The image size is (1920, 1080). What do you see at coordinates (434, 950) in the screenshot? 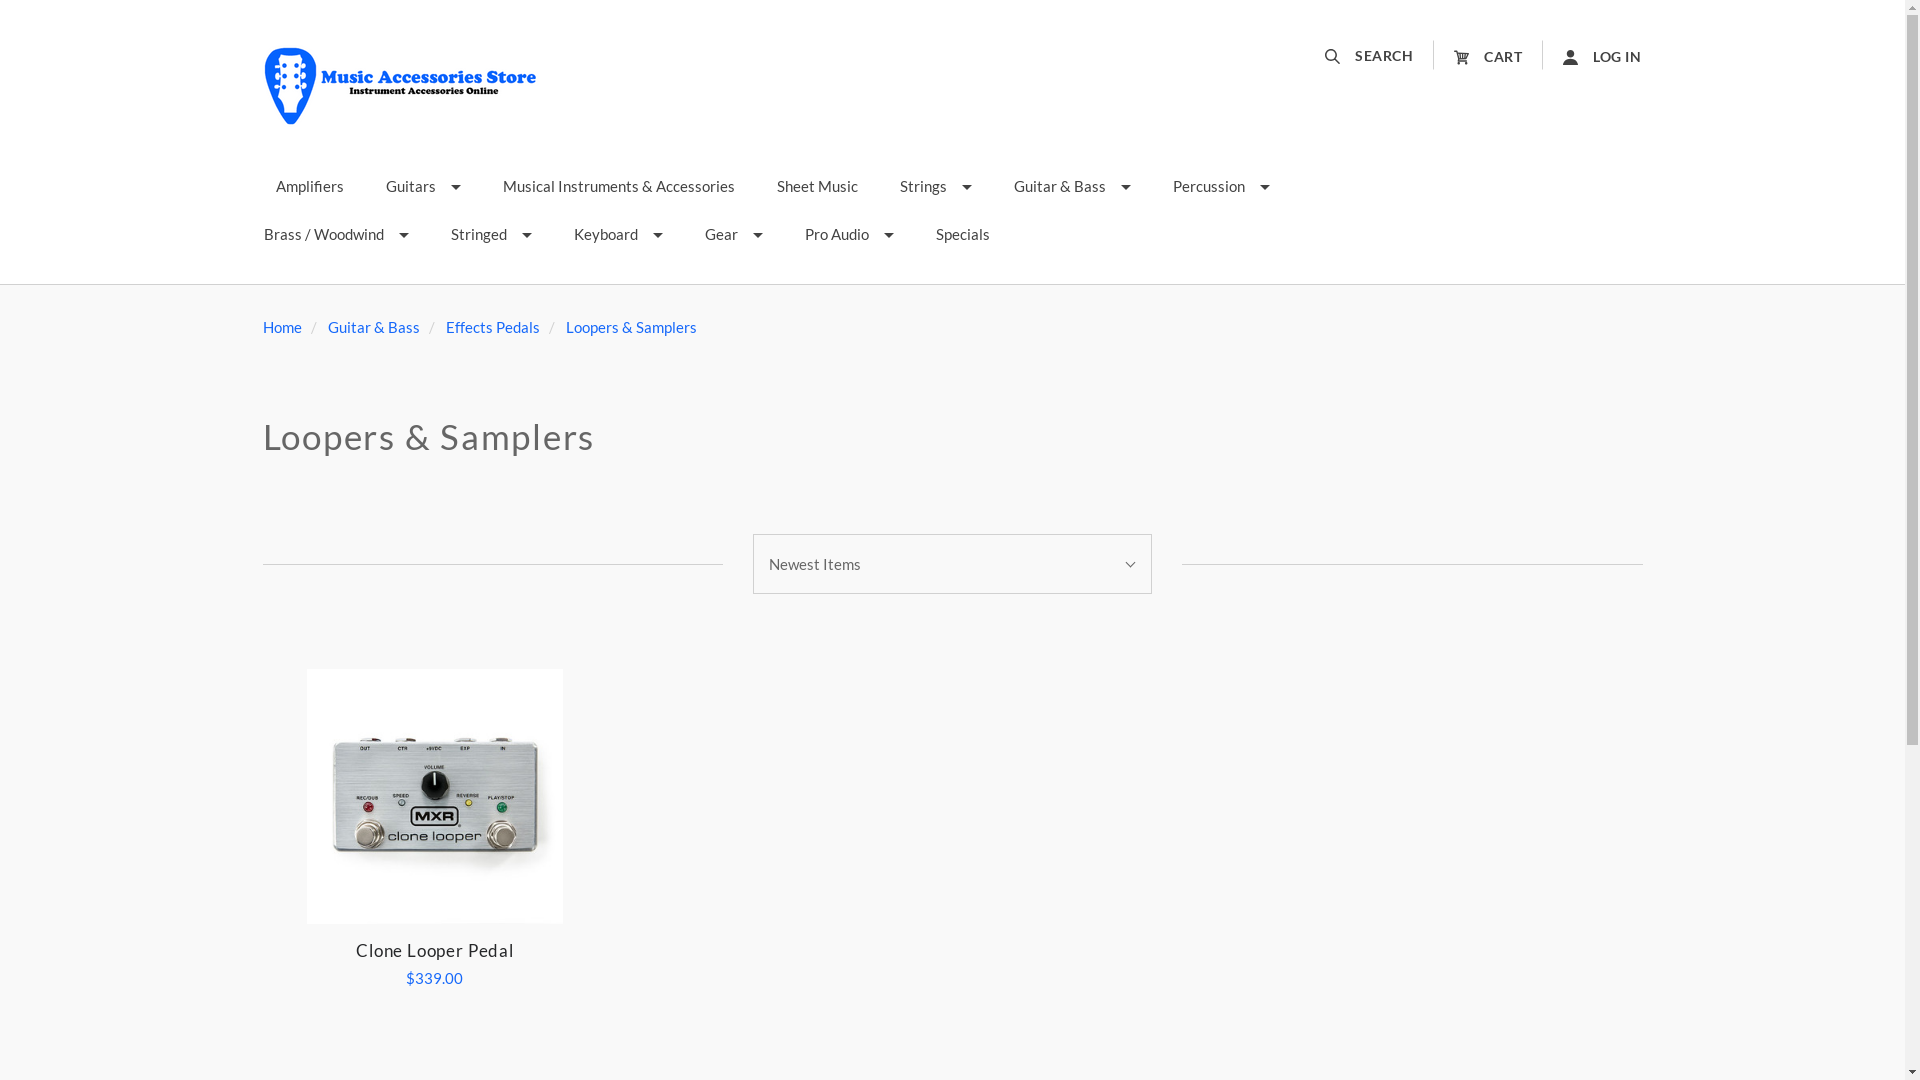
I see `'Clone Looper Pedal'` at bounding box center [434, 950].